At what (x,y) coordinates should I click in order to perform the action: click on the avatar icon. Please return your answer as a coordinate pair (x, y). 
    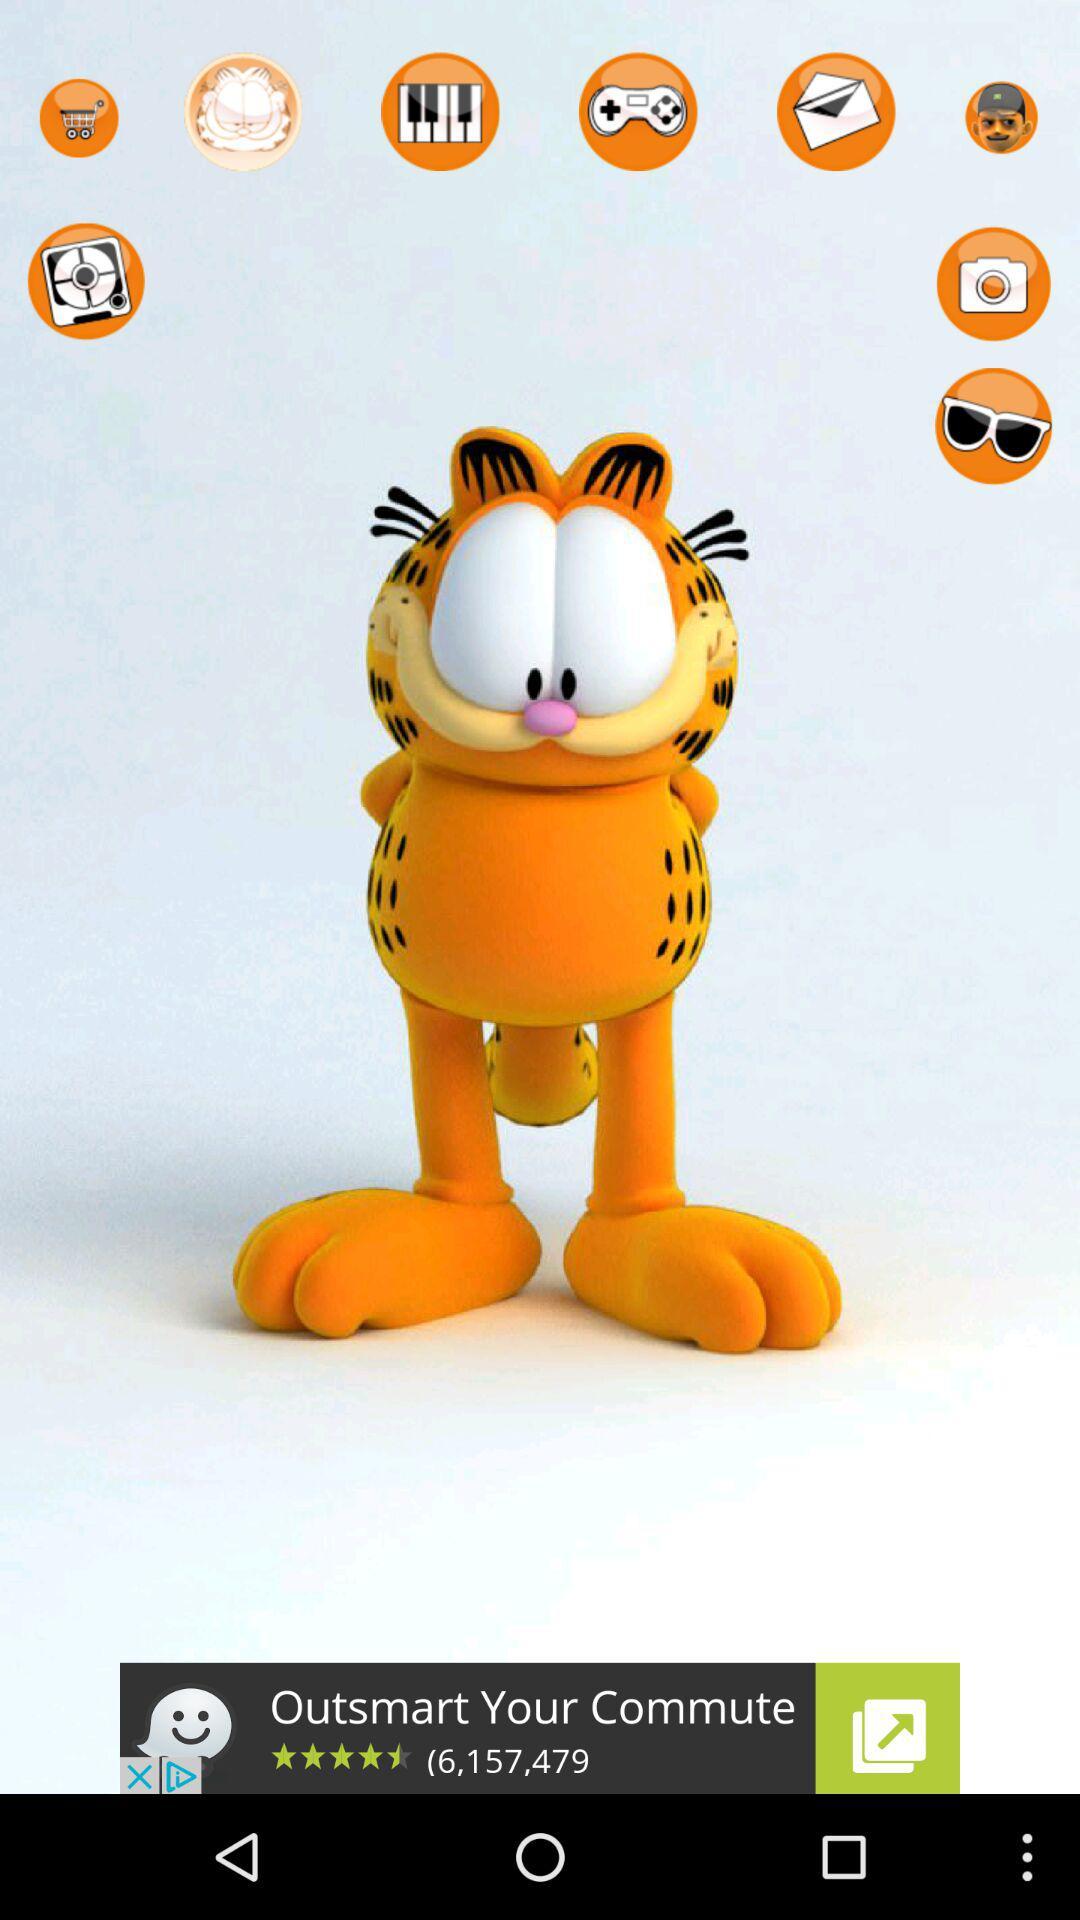
    Looking at the image, I should click on (242, 118).